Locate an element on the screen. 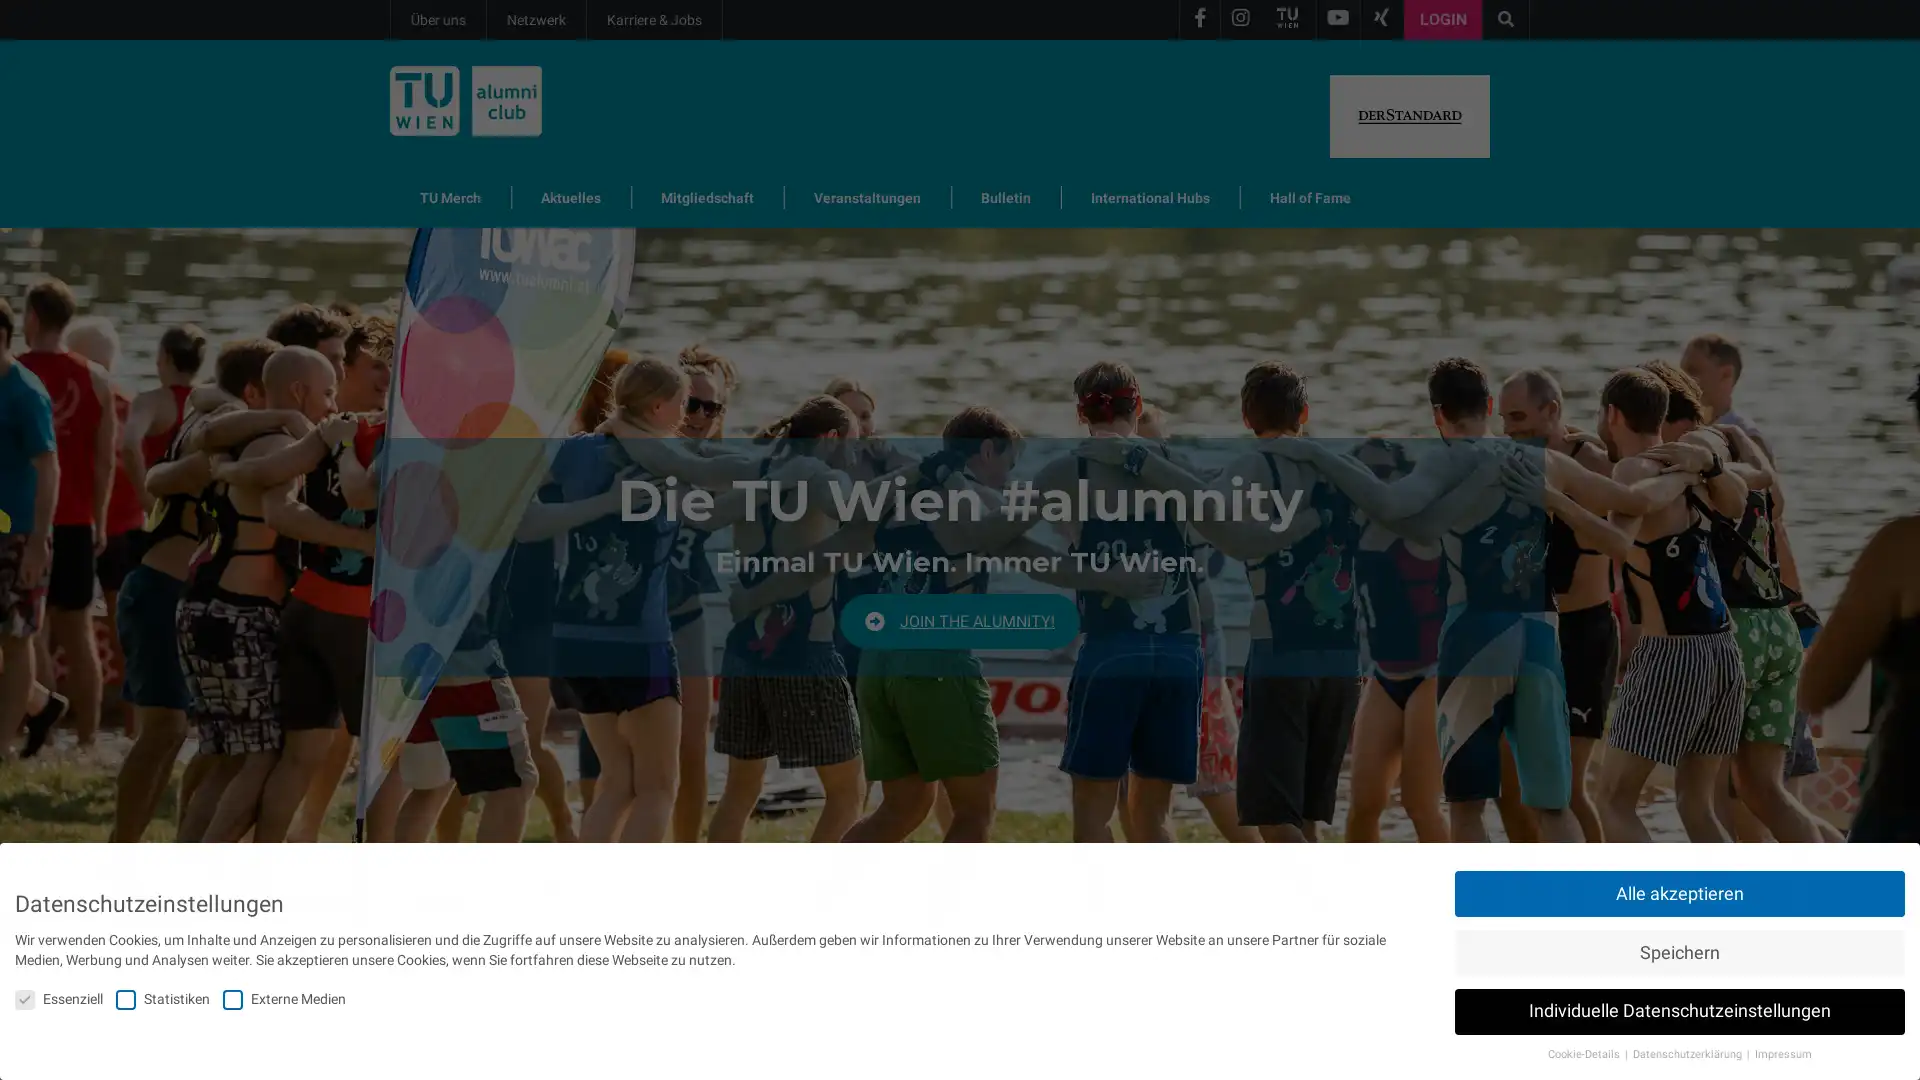 This screenshot has height=1080, width=1920. Speichern is located at coordinates (1680, 951).